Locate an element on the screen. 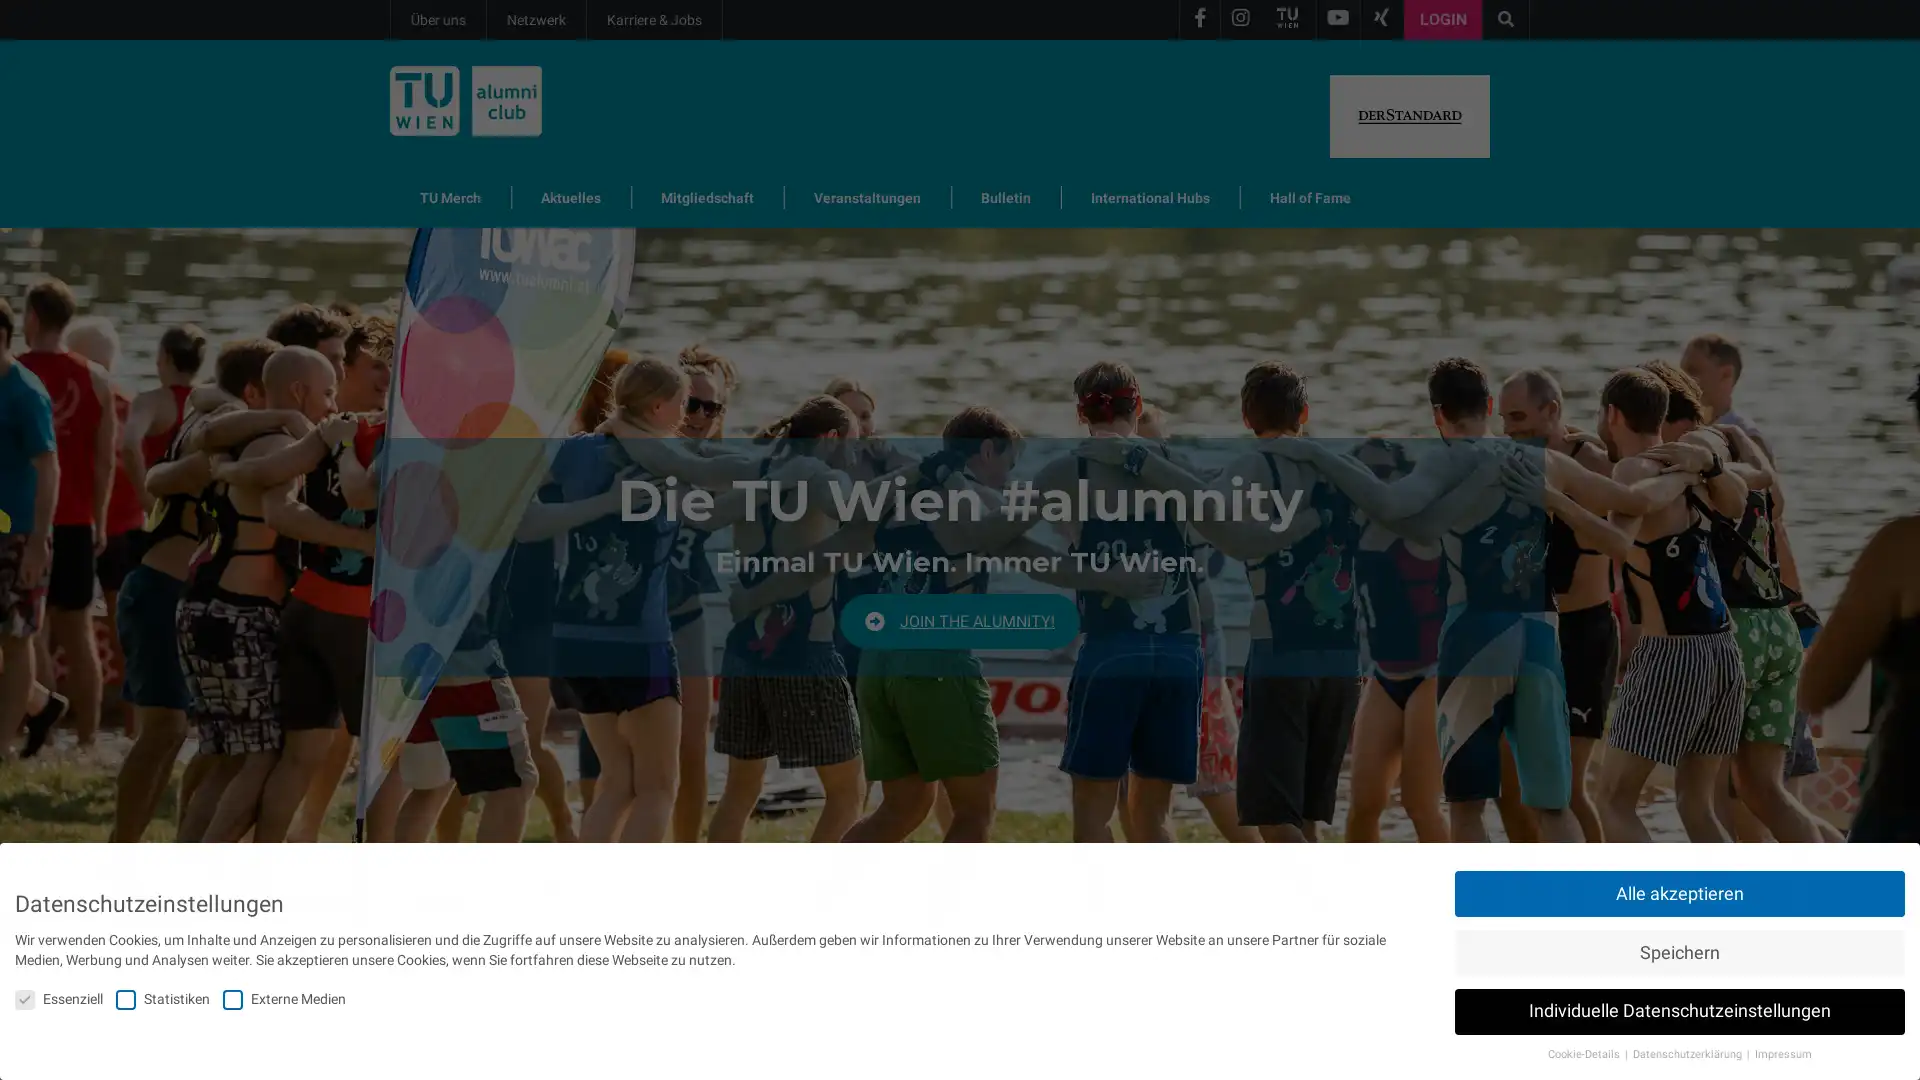 This screenshot has height=1080, width=1920. Speichern is located at coordinates (1680, 951).